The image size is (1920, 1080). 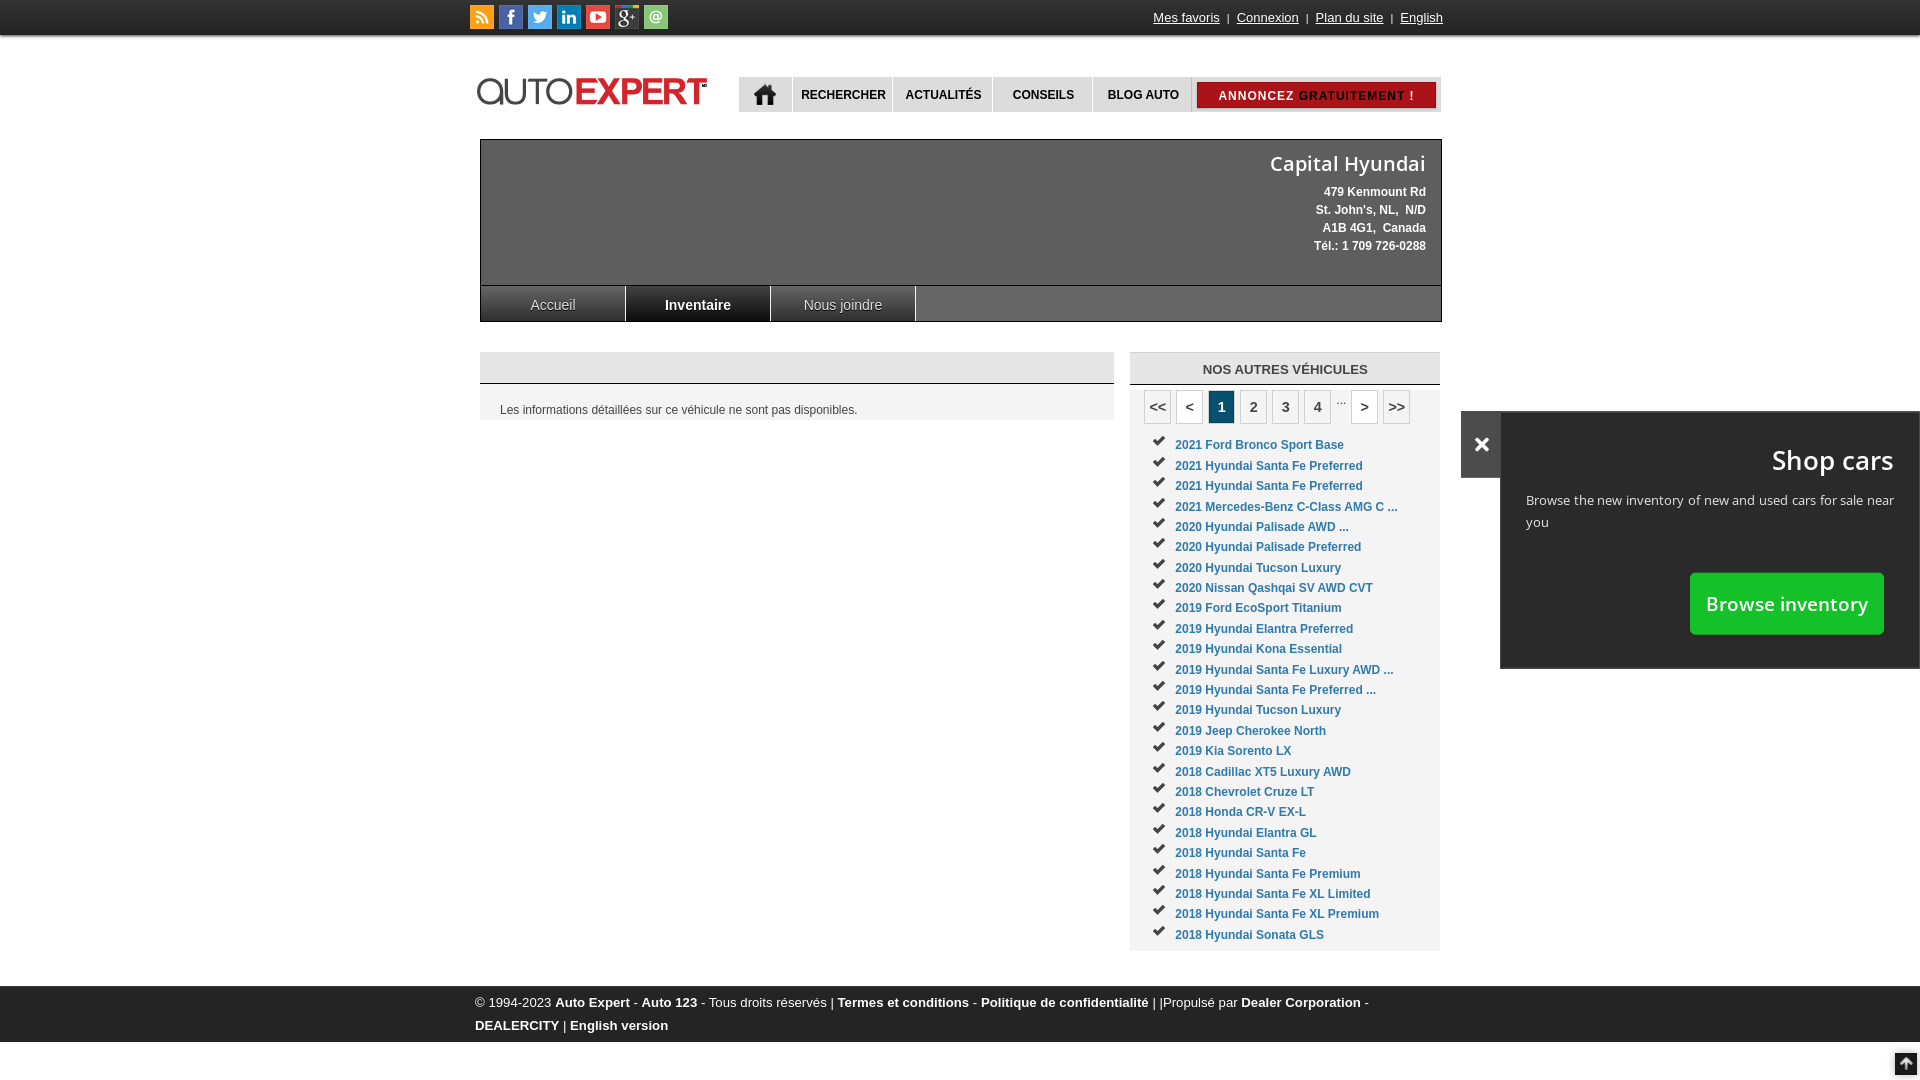 I want to click on '2019 Hyundai Elantra Preferred', so click(x=1262, y=627).